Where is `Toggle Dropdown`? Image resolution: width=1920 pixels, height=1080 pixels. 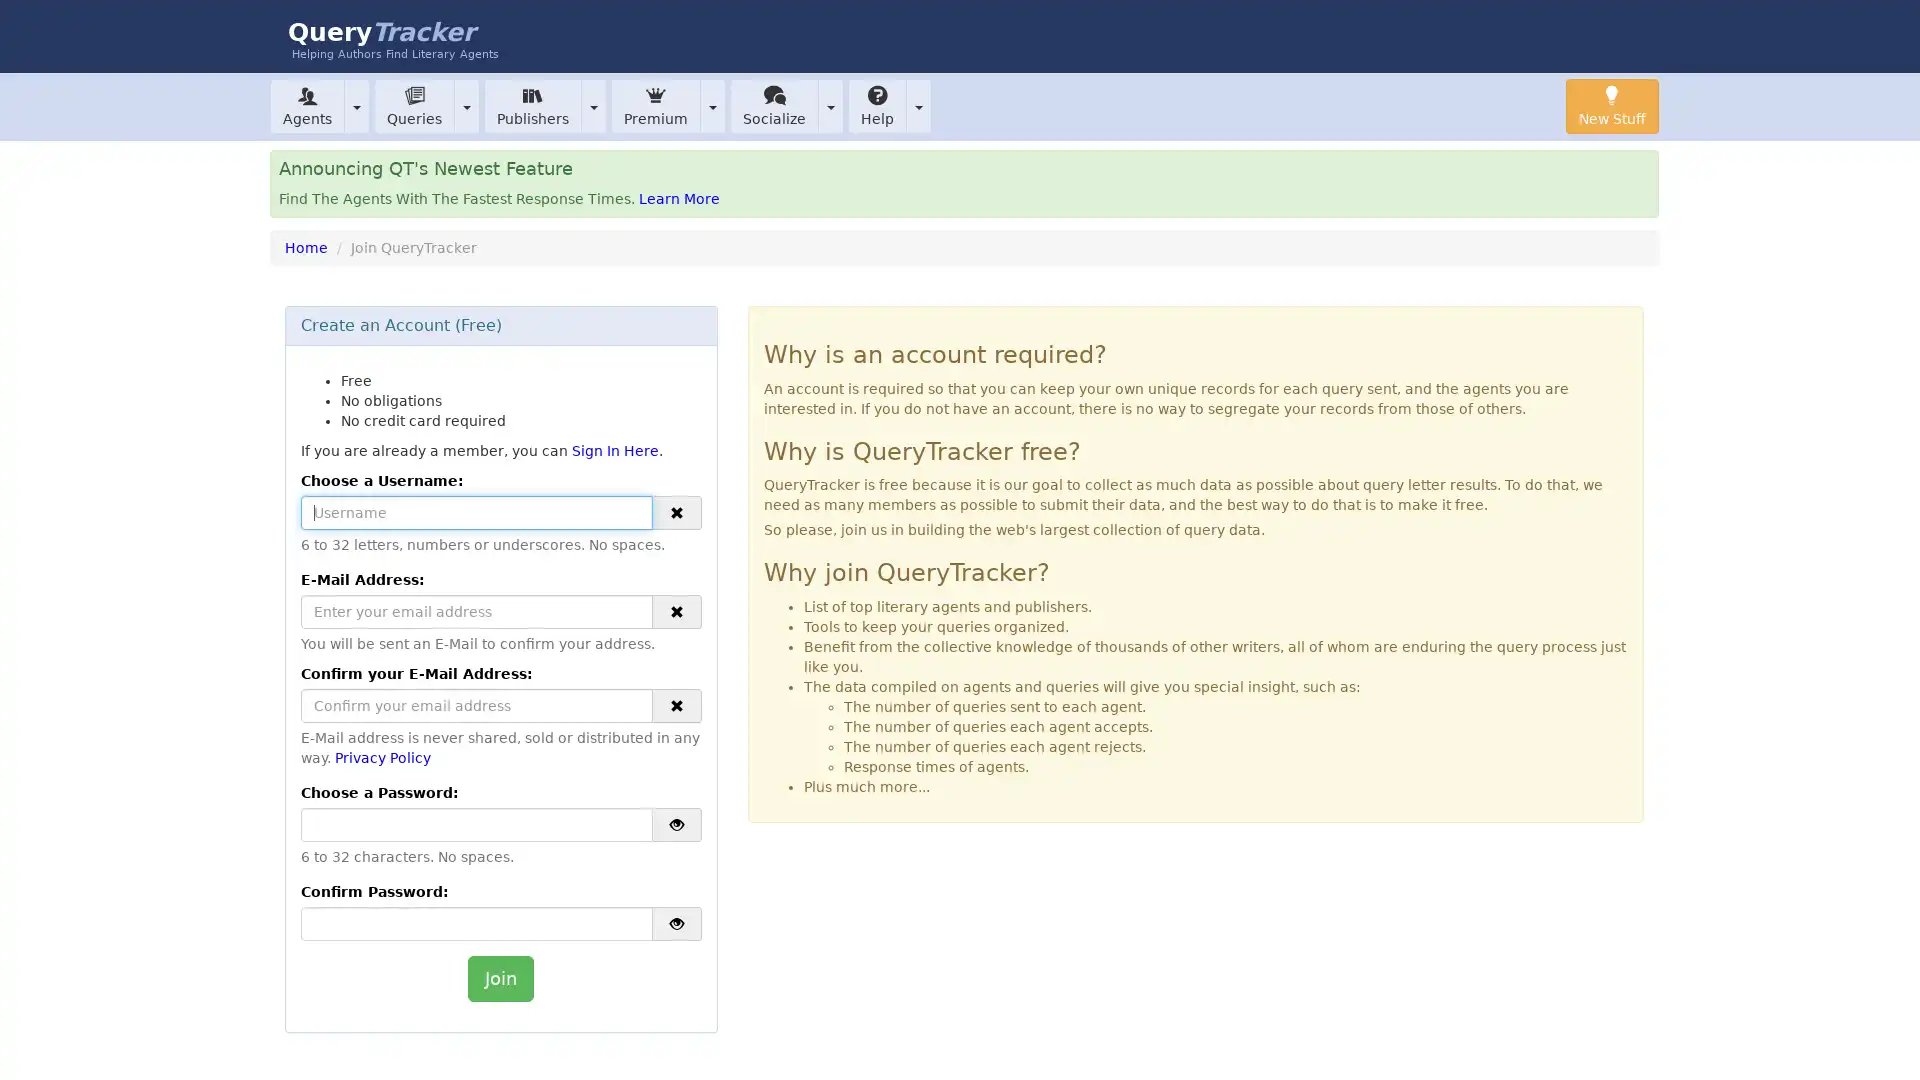 Toggle Dropdown is located at coordinates (465, 106).